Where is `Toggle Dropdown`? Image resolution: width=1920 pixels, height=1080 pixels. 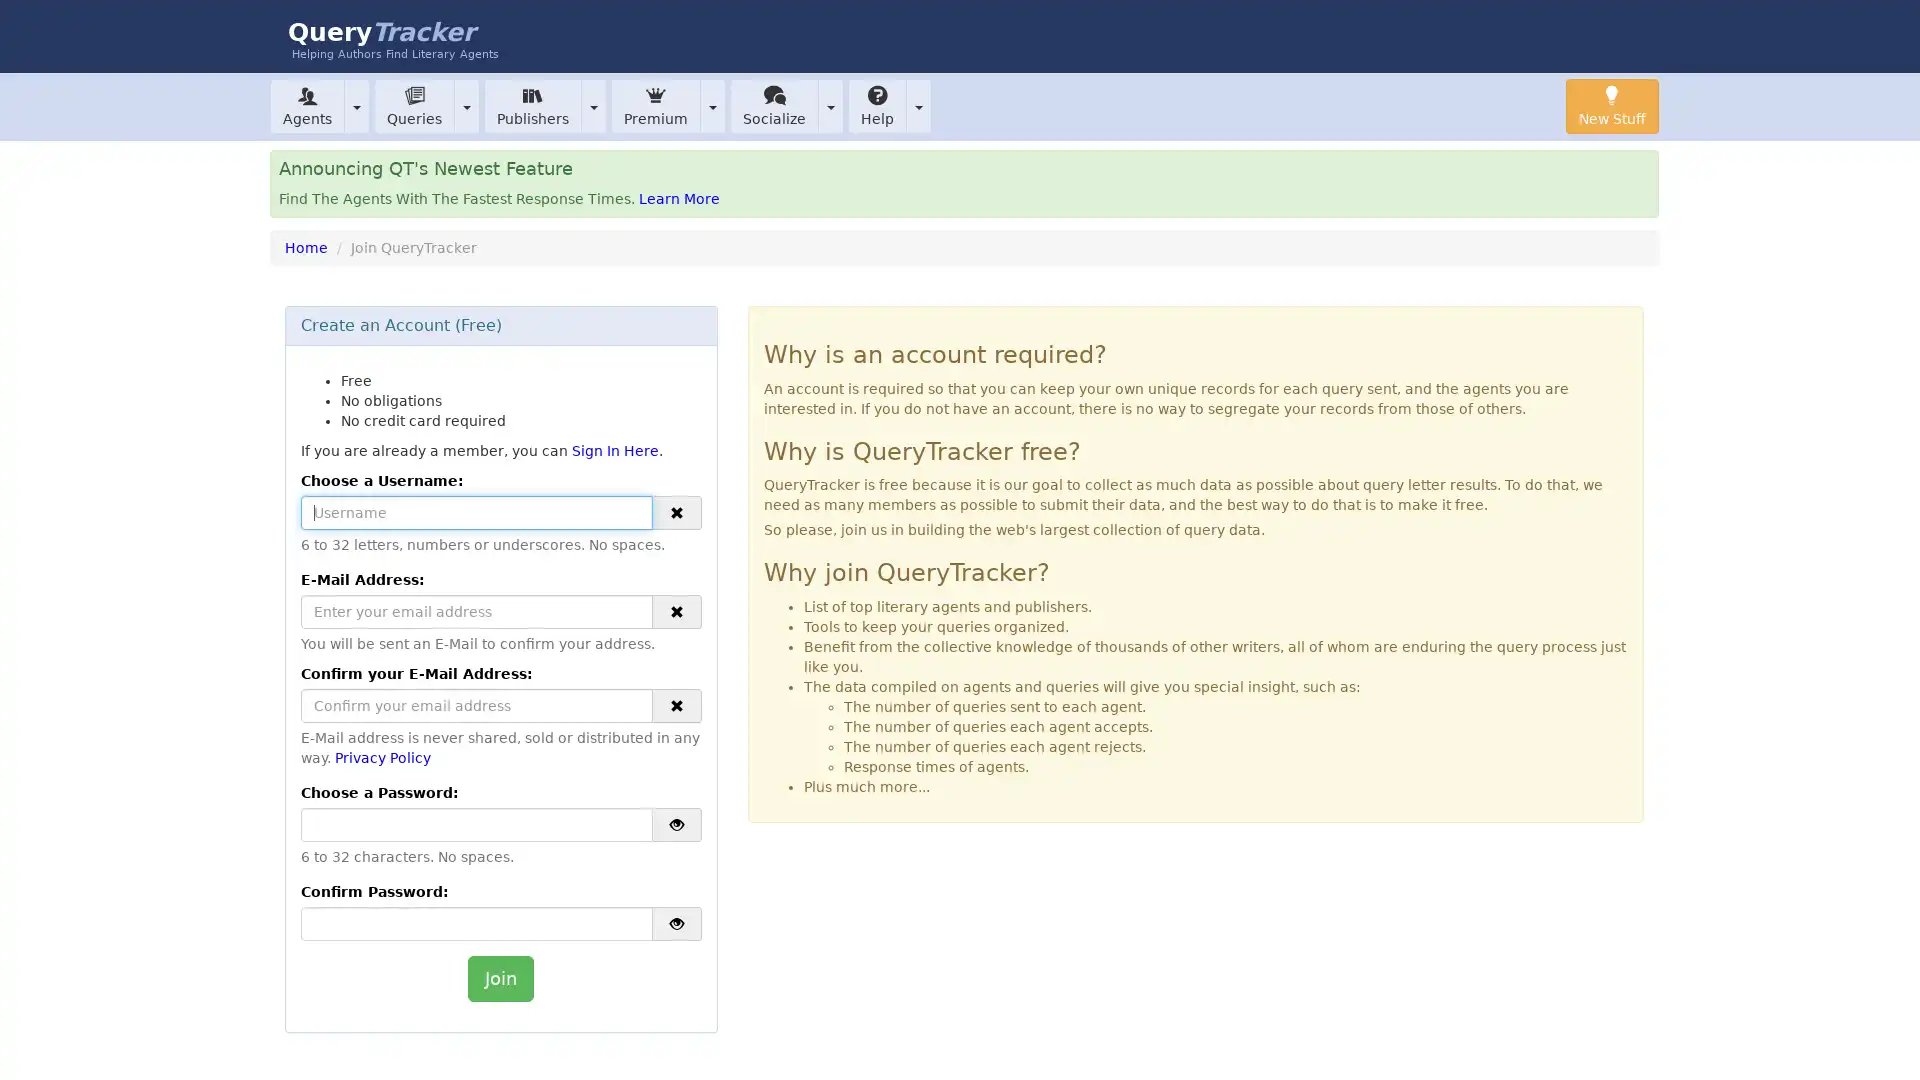 Toggle Dropdown is located at coordinates (465, 106).